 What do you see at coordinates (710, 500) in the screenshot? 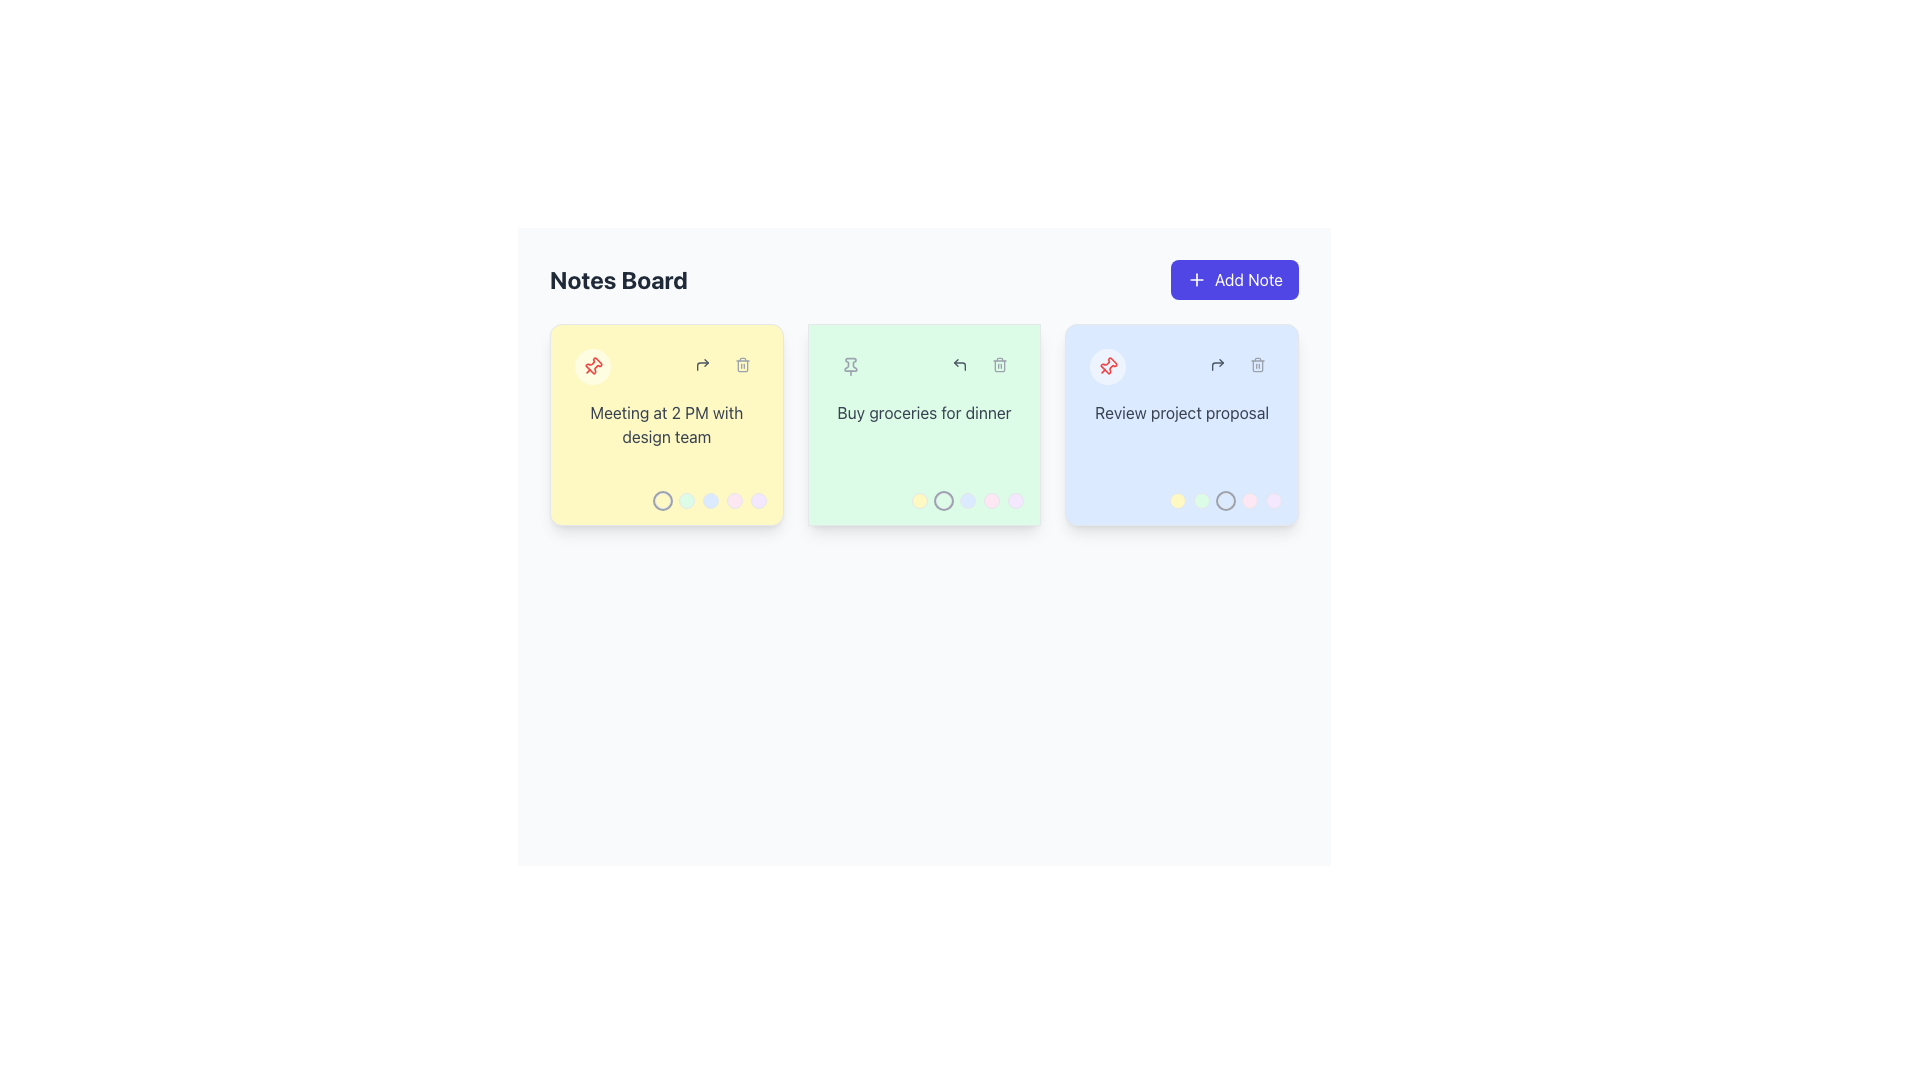
I see `the third button in the horizontal series of five colored buttons located at the bottom-right corner of the yellow card containing the text 'Meeting at 2 PM with design team'` at bounding box center [710, 500].